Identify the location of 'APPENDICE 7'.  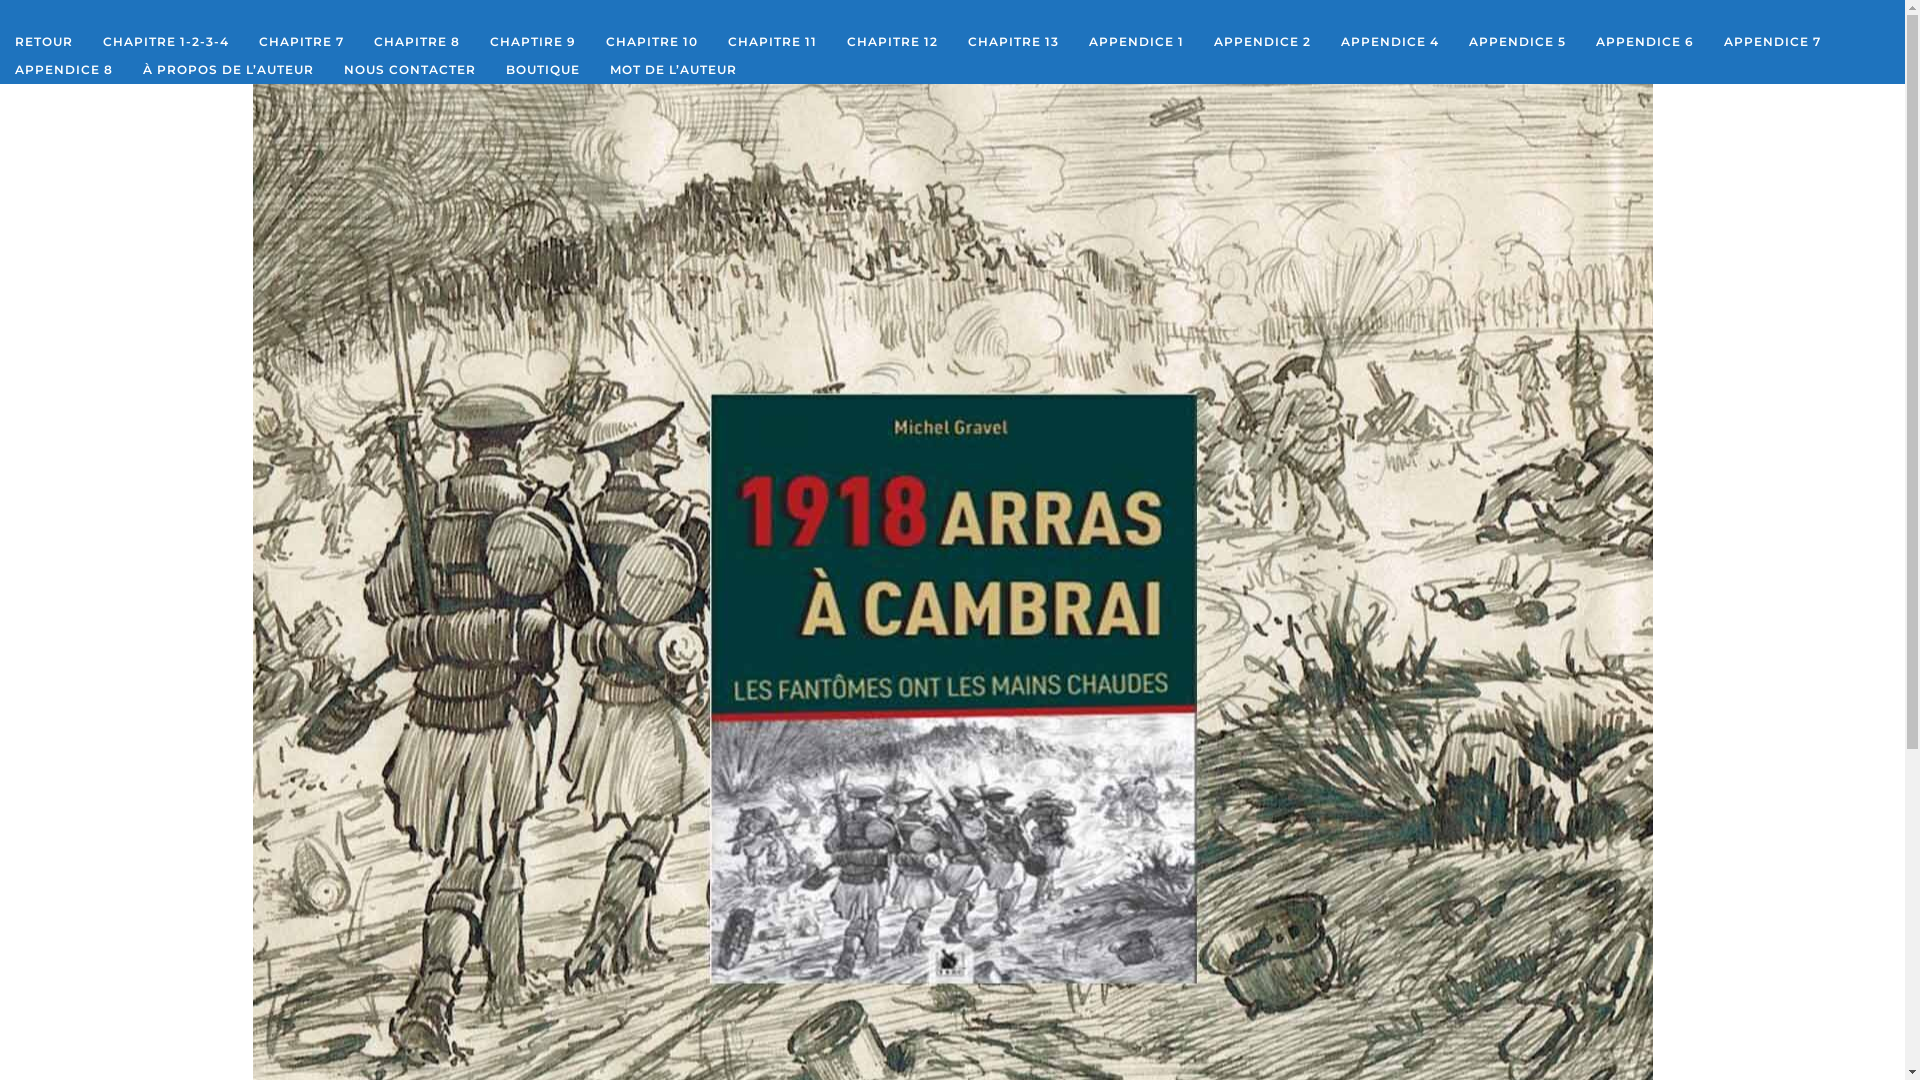
(1707, 42).